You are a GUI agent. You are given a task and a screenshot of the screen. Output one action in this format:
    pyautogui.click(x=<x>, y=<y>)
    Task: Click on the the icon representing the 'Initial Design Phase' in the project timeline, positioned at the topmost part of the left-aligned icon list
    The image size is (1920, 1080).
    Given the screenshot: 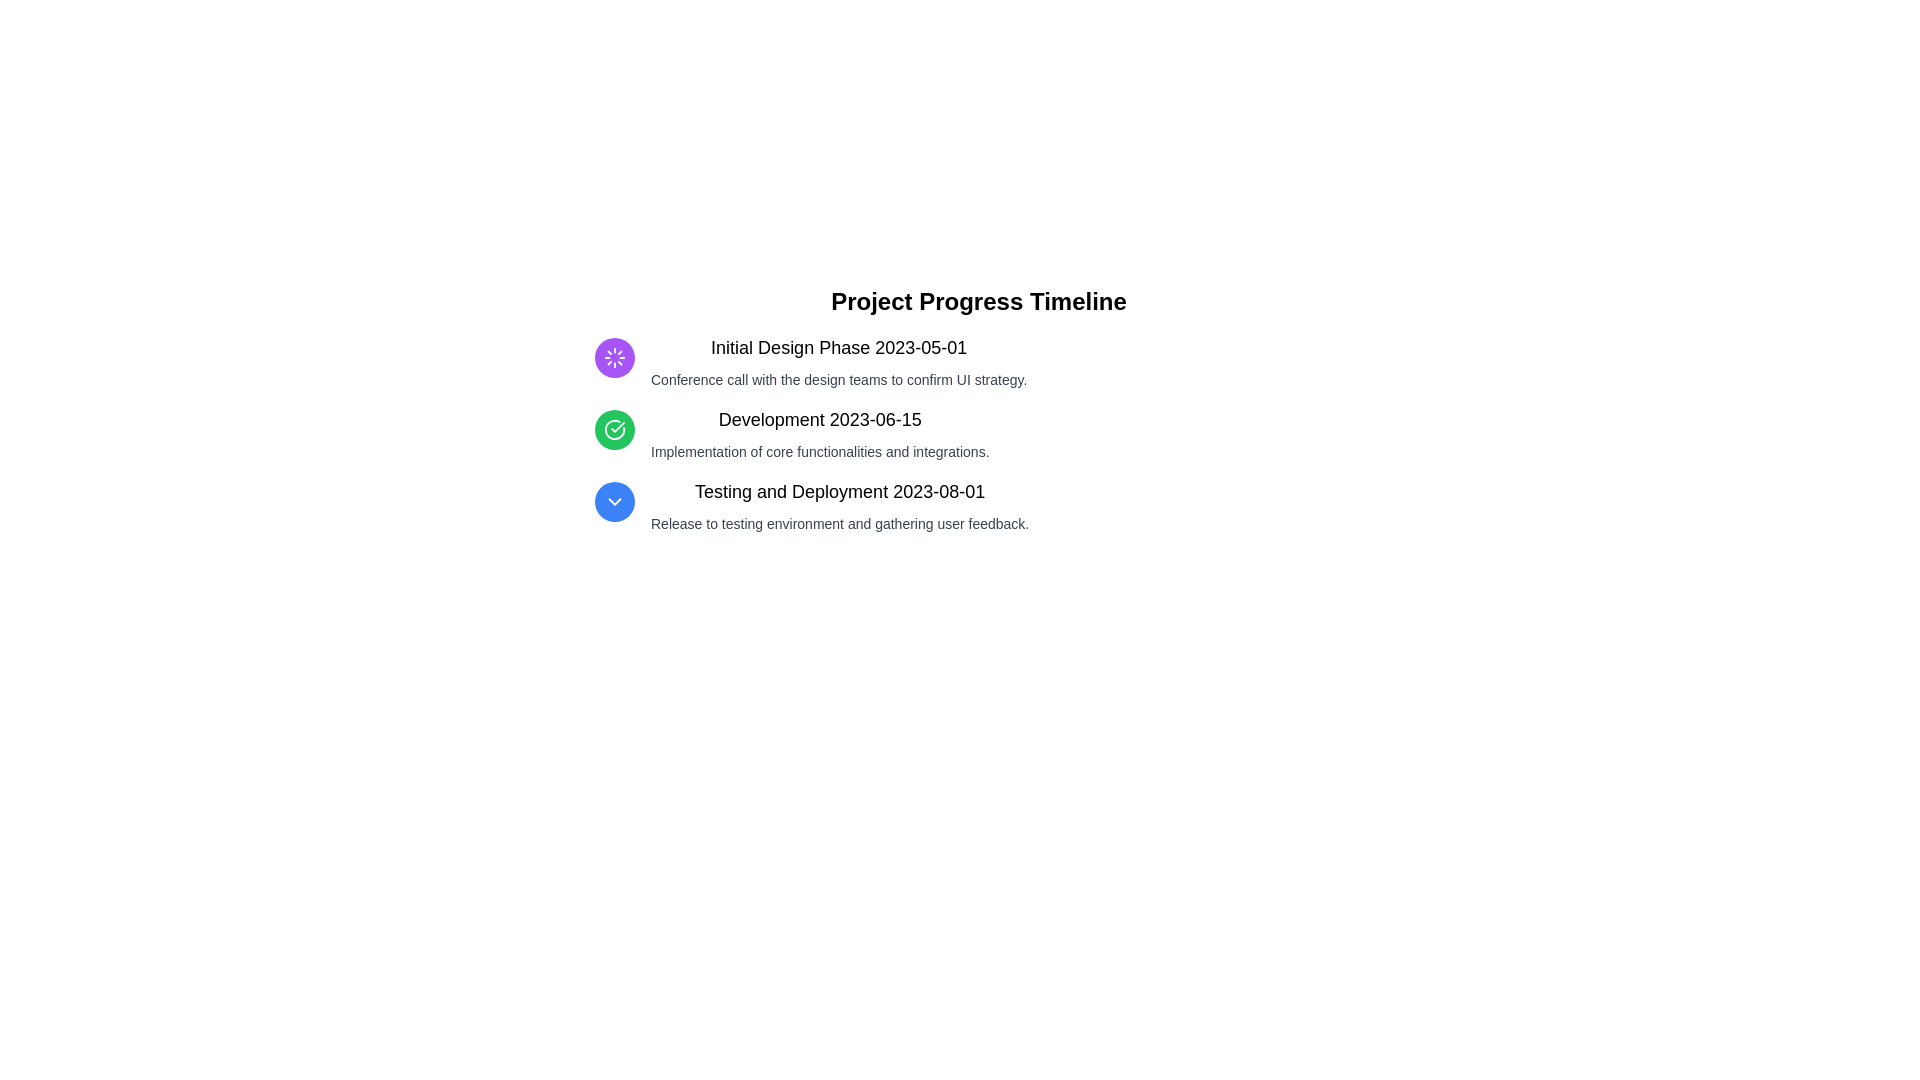 What is the action you would take?
    pyautogui.click(x=613, y=357)
    